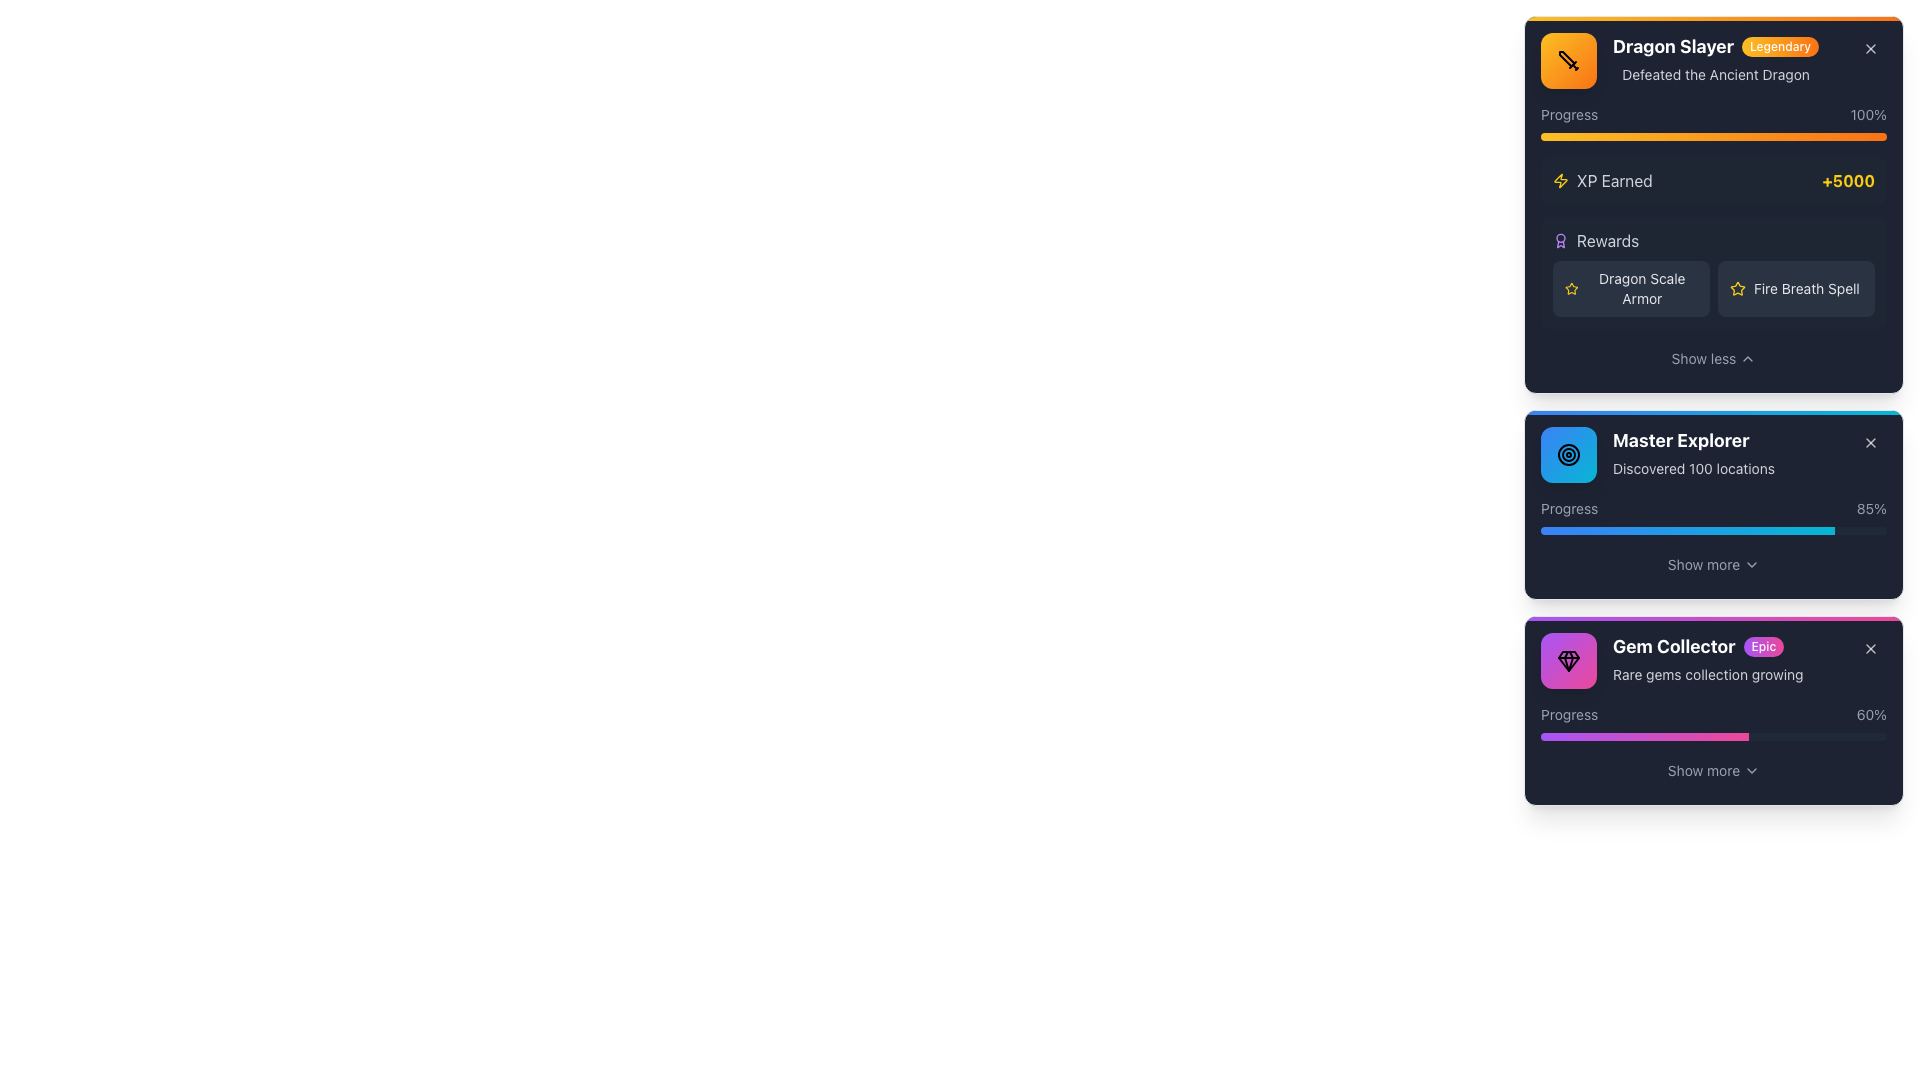 The image size is (1920, 1080). What do you see at coordinates (1870, 442) in the screenshot?
I see `the circular button with a dark background and a white 'X' icon in the center` at bounding box center [1870, 442].